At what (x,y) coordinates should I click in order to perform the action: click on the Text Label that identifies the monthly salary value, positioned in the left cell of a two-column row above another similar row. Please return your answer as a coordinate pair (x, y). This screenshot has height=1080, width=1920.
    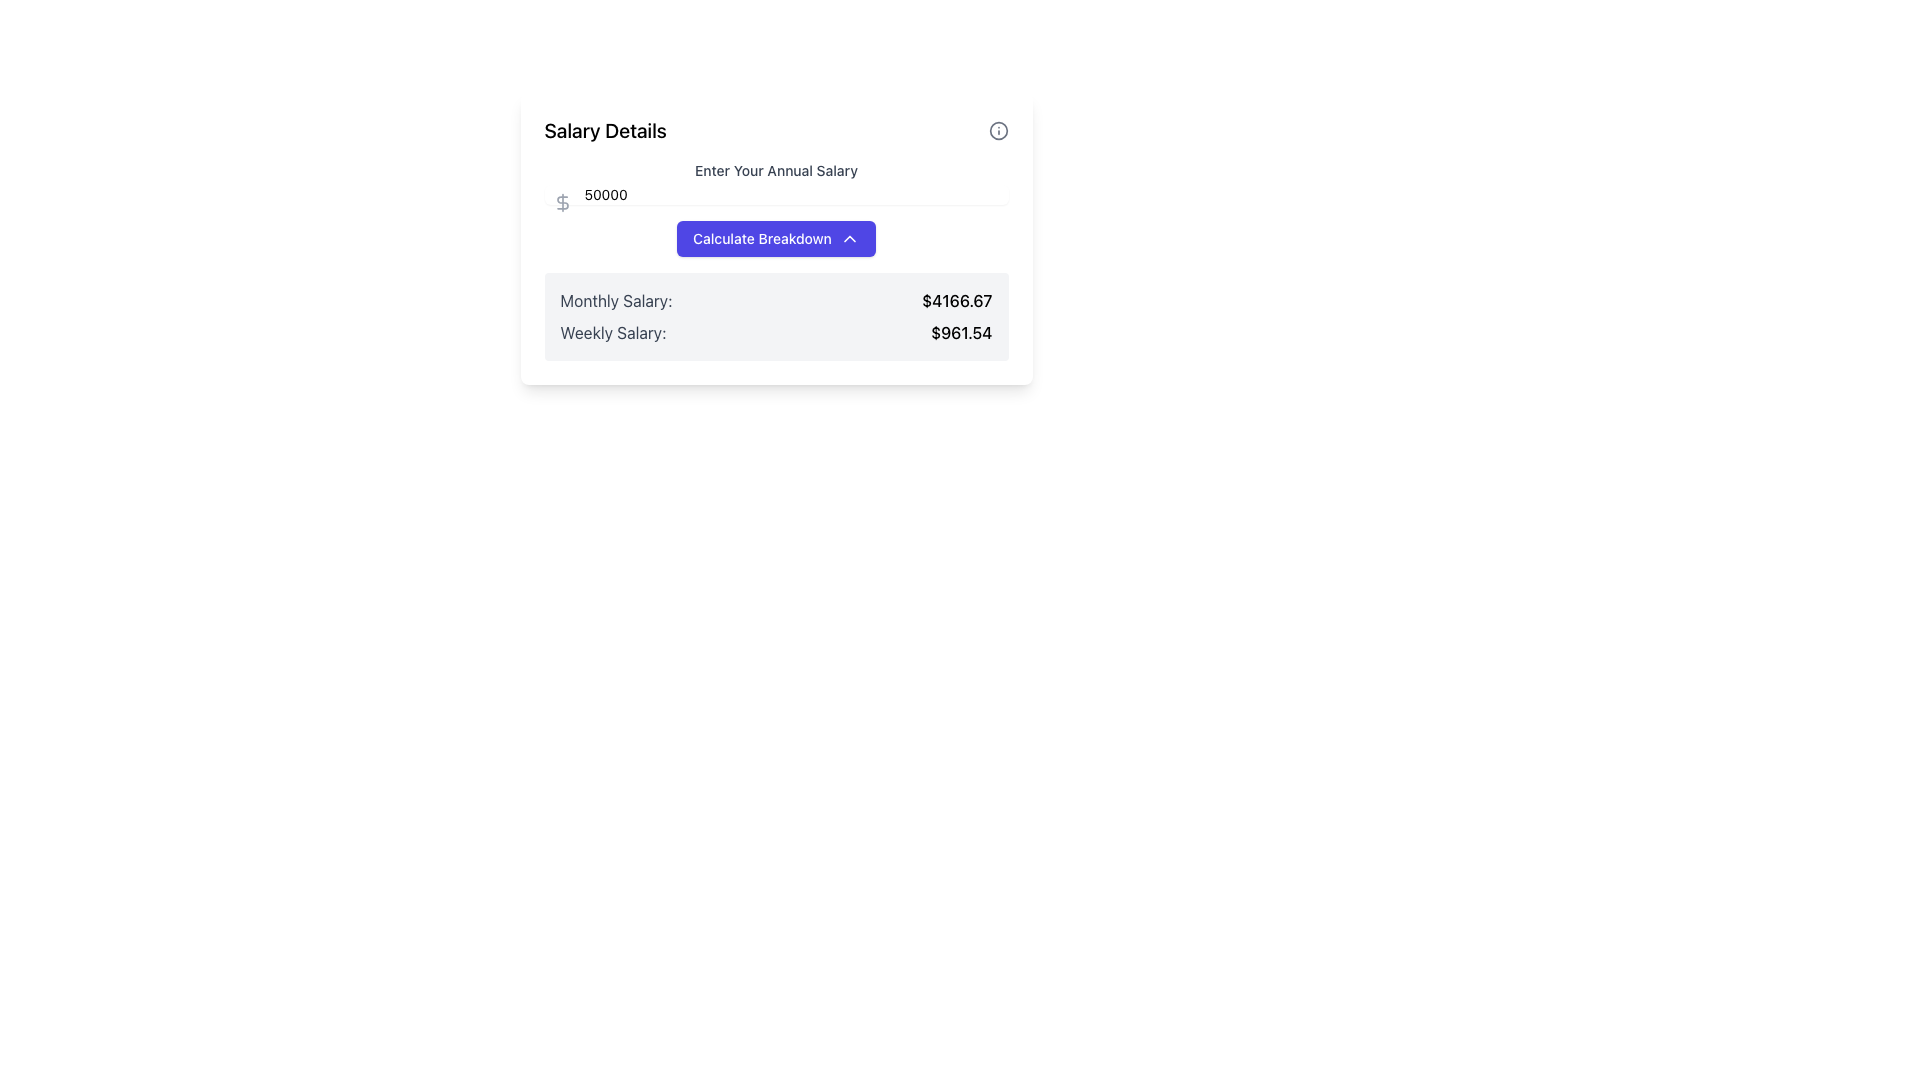
    Looking at the image, I should click on (615, 300).